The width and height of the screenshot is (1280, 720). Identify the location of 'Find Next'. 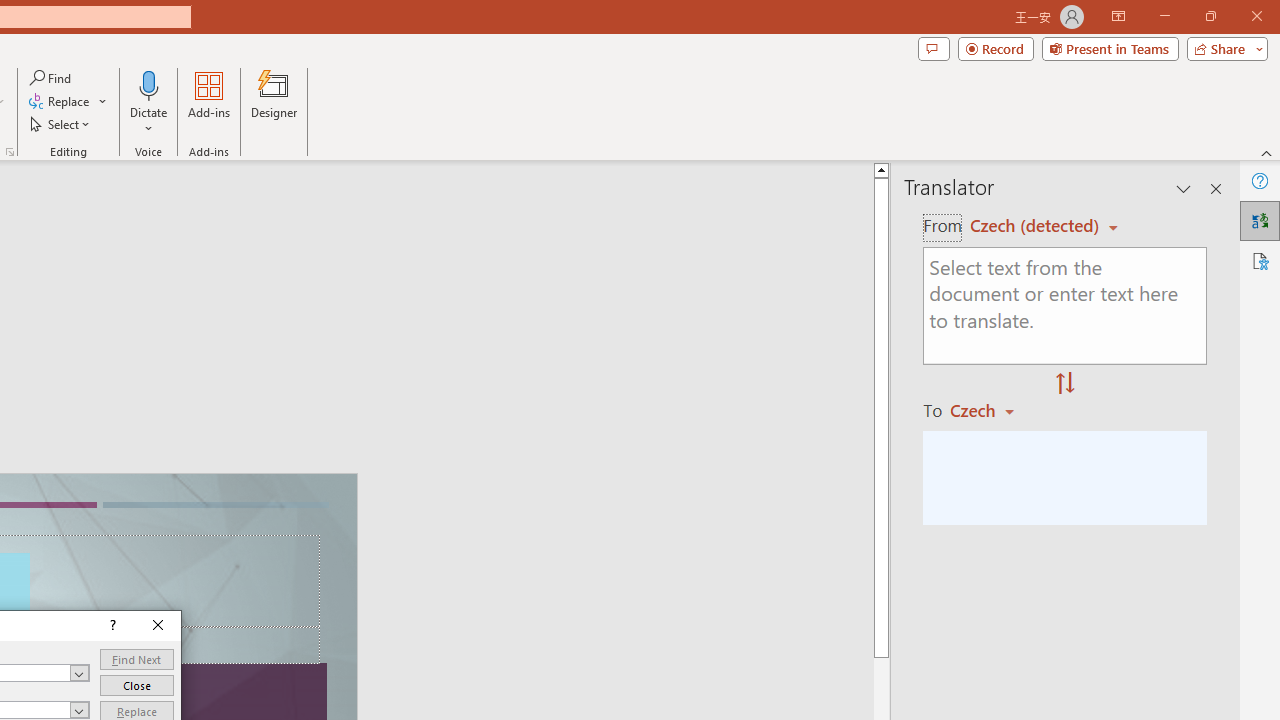
(135, 659).